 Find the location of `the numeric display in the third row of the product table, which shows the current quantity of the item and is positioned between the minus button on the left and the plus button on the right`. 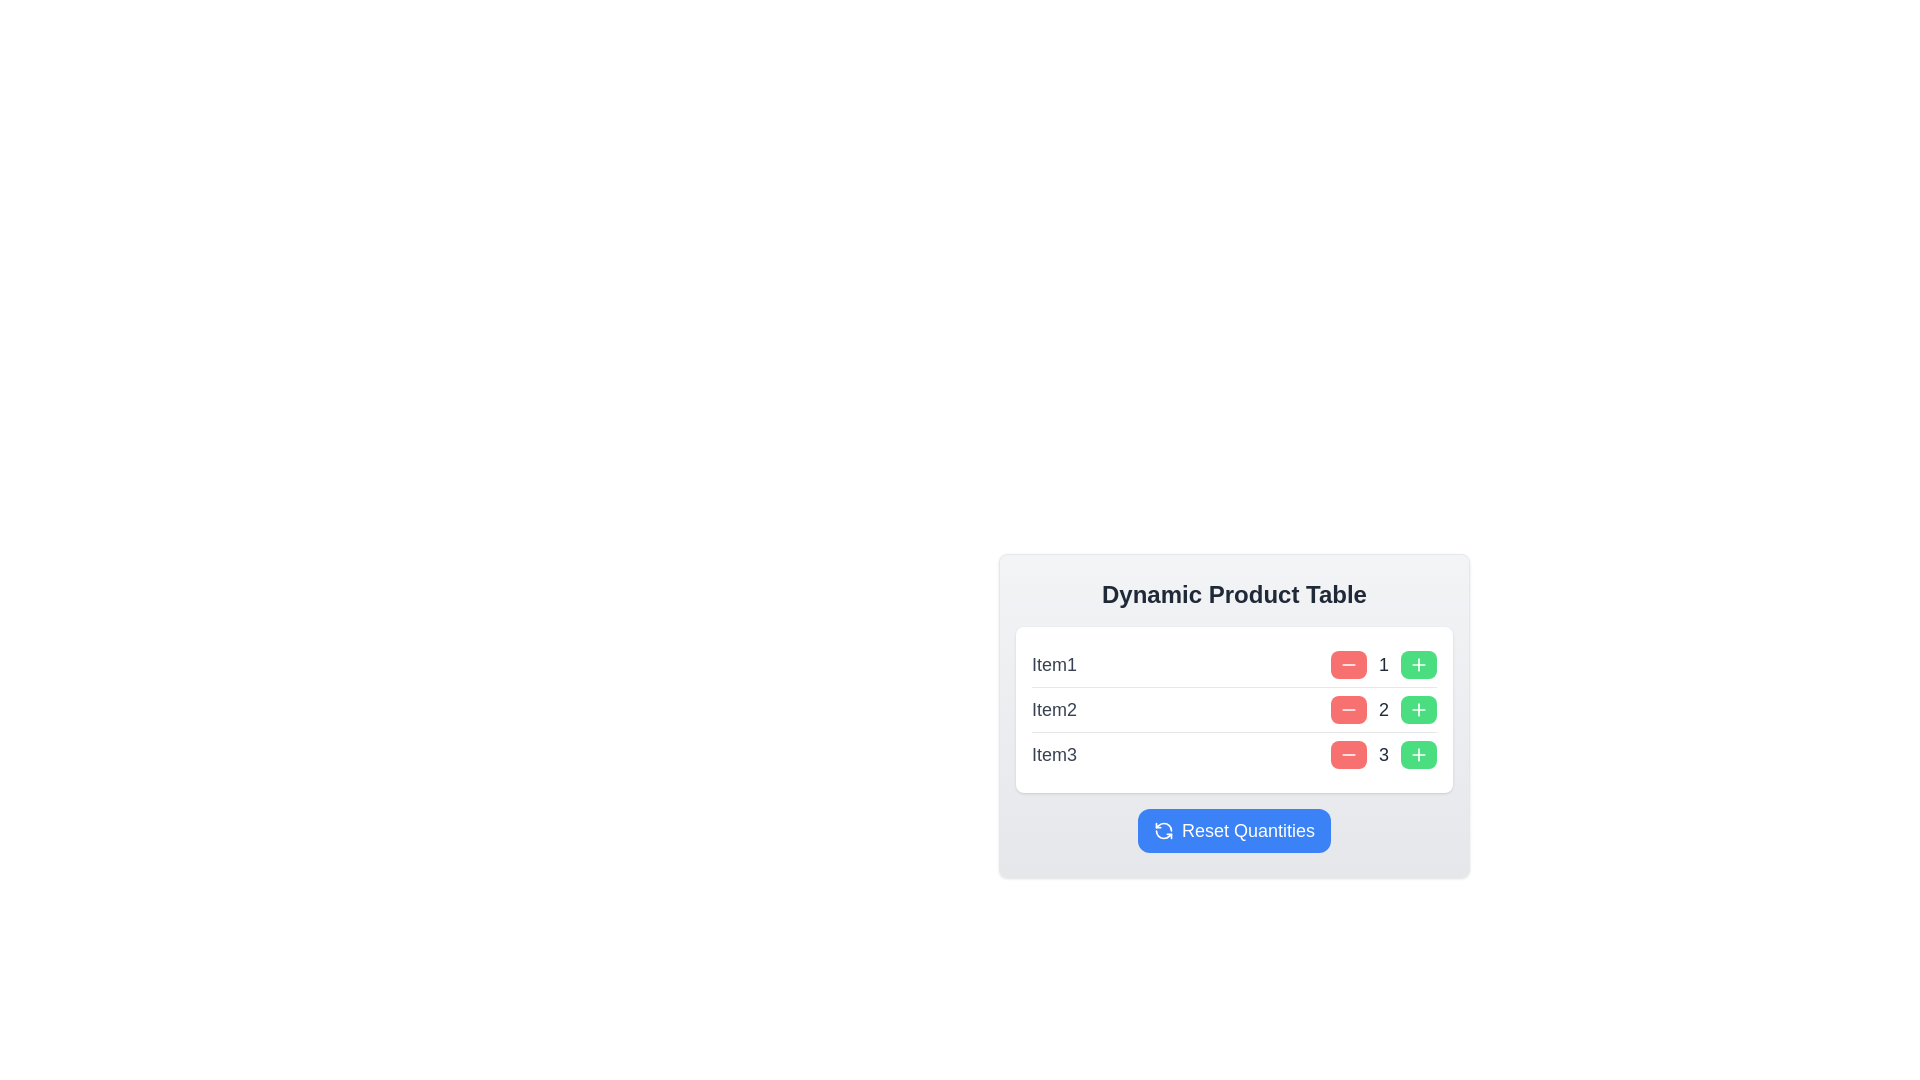

the numeric display in the third row of the product table, which shows the current quantity of the item and is positioned between the minus button on the left and the plus button on the right is located at coordinates (1382, 755).